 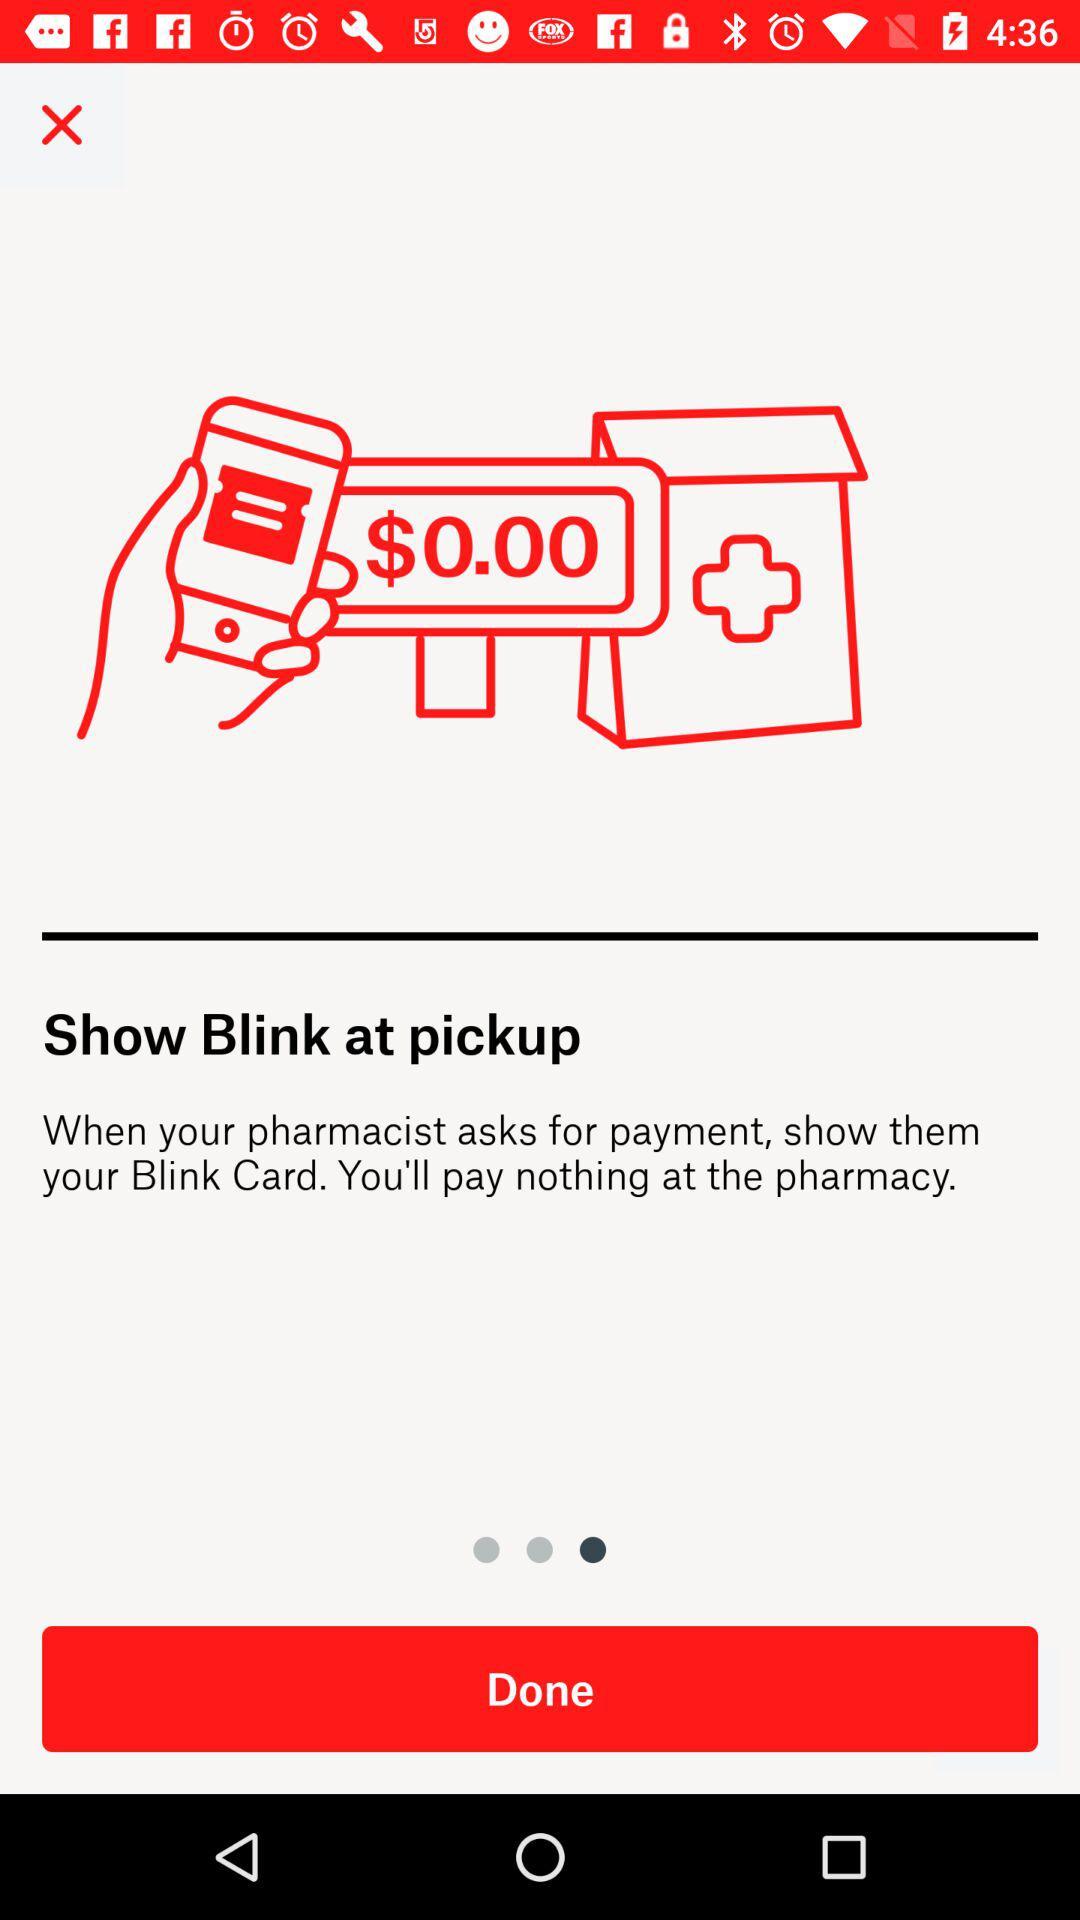 I want to click on the item at the bottom right corner, so click(x=995, y=1708).